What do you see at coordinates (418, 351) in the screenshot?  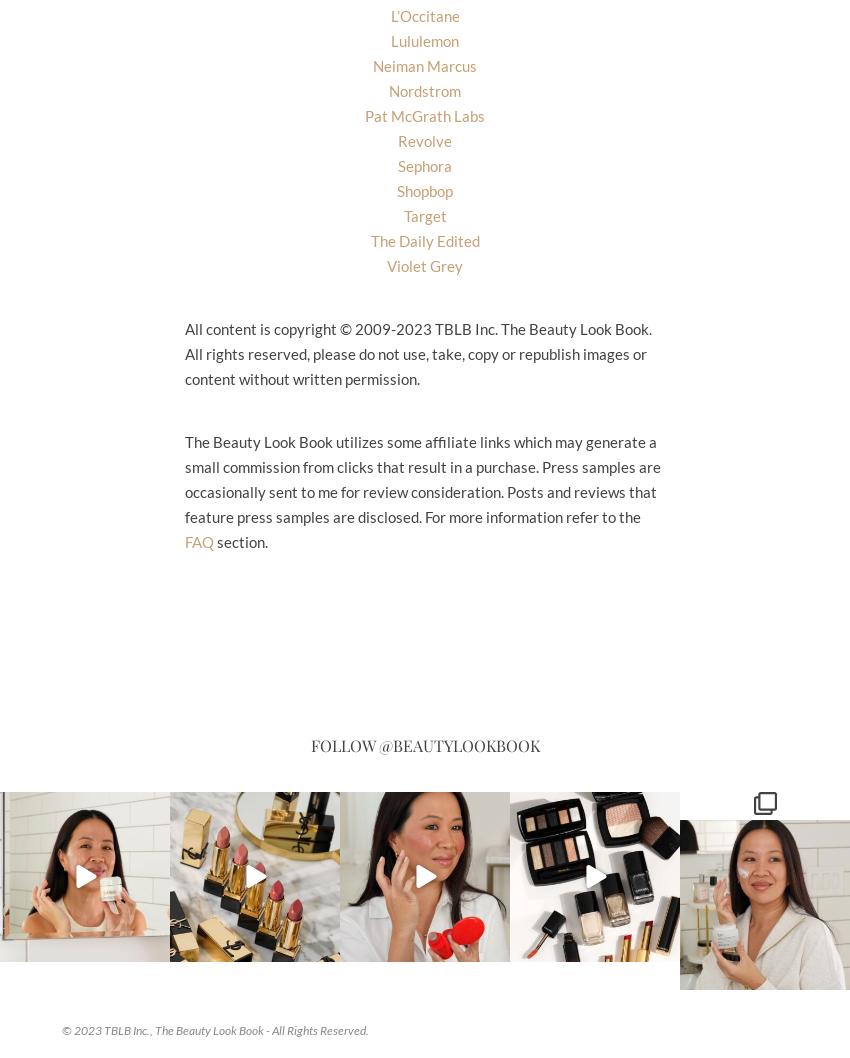 I see `'All content is copyright © 2009-2023 TBLB Inc. The Beauty Look Book. All rights reserved, please do not use, take, copy or republish images or content without written permission.'` at bounding box center [418, 351].